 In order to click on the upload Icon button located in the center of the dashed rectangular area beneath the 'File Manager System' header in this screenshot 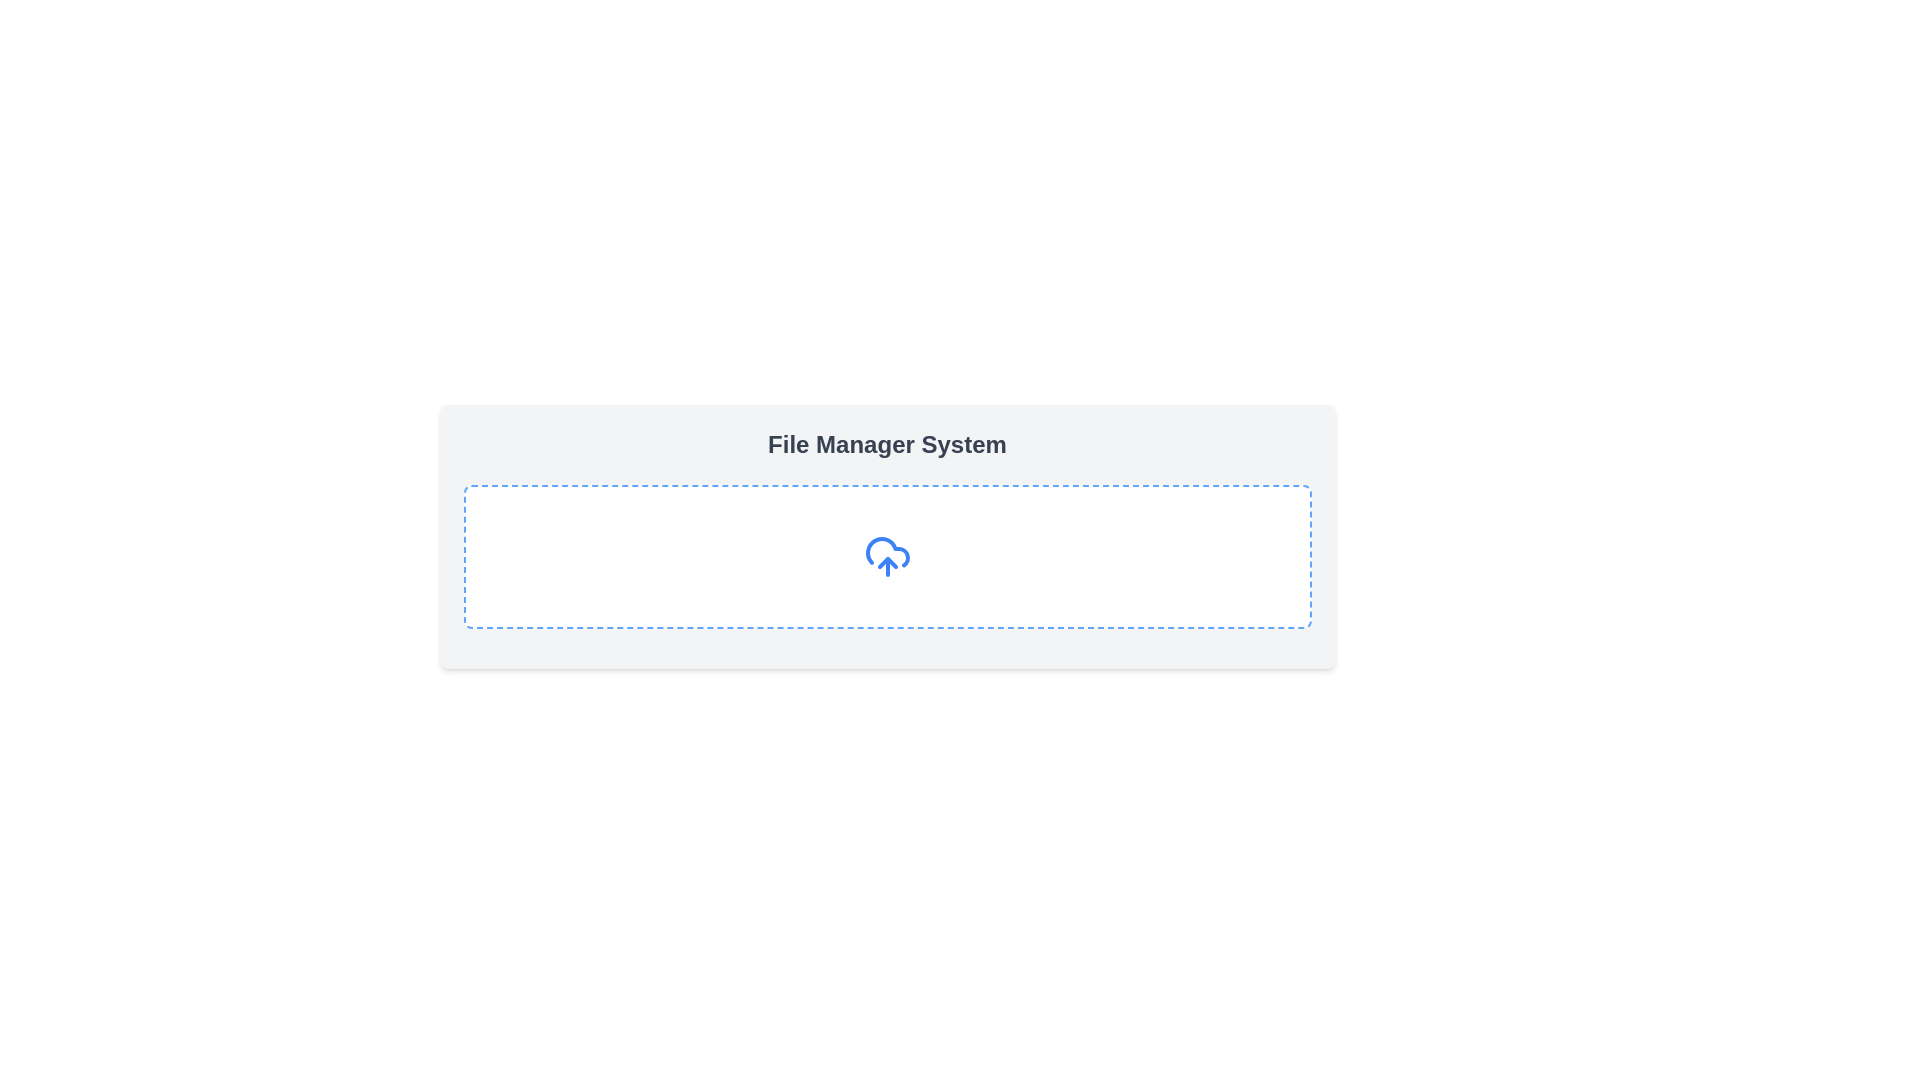, I will do `click(886, 556)`.